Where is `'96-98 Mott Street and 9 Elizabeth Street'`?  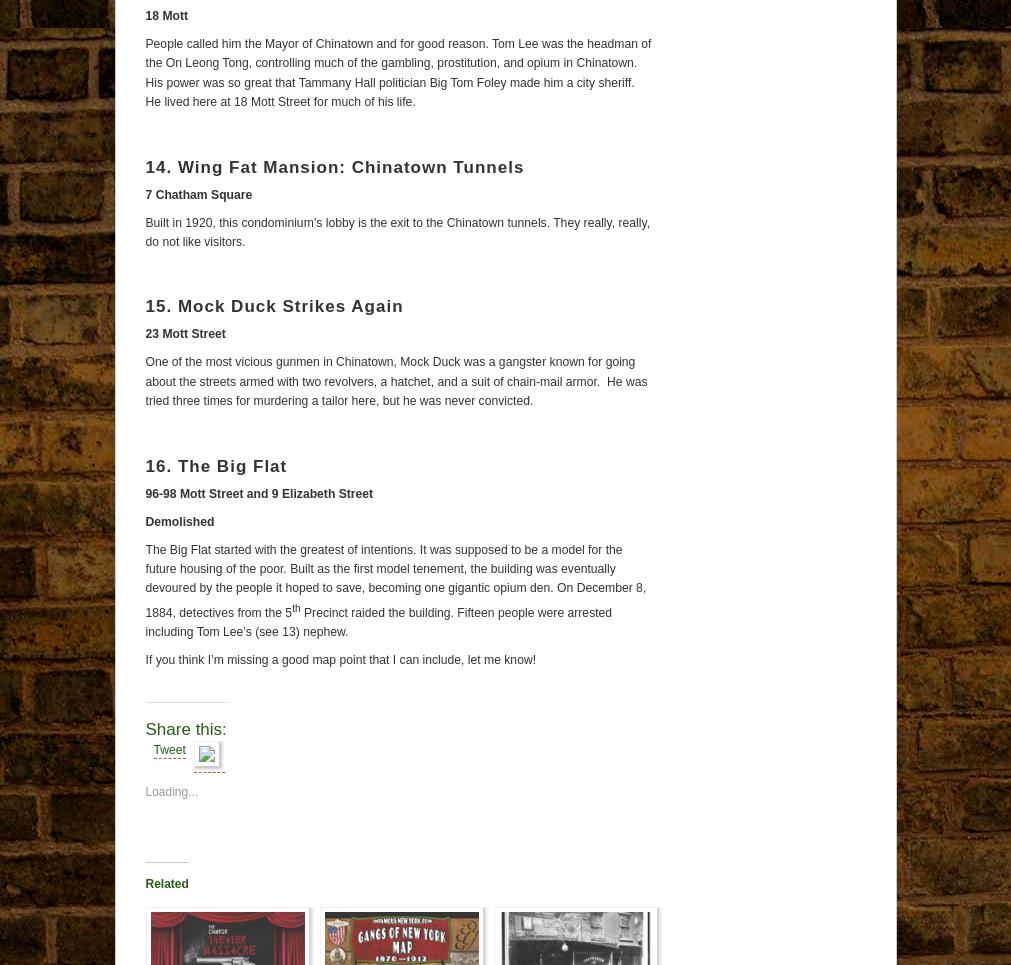
'96-98 Mott Street and 9 Elizabeth Street' is located at coordinates (143, 493).